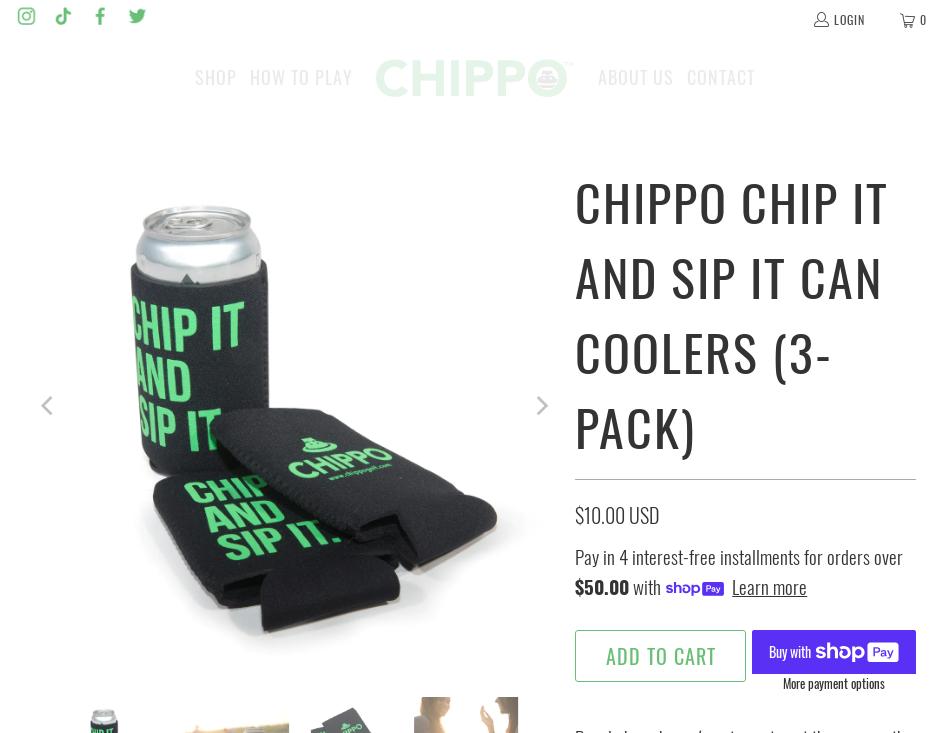  I want to click on 'Shop', so click(193, 76).